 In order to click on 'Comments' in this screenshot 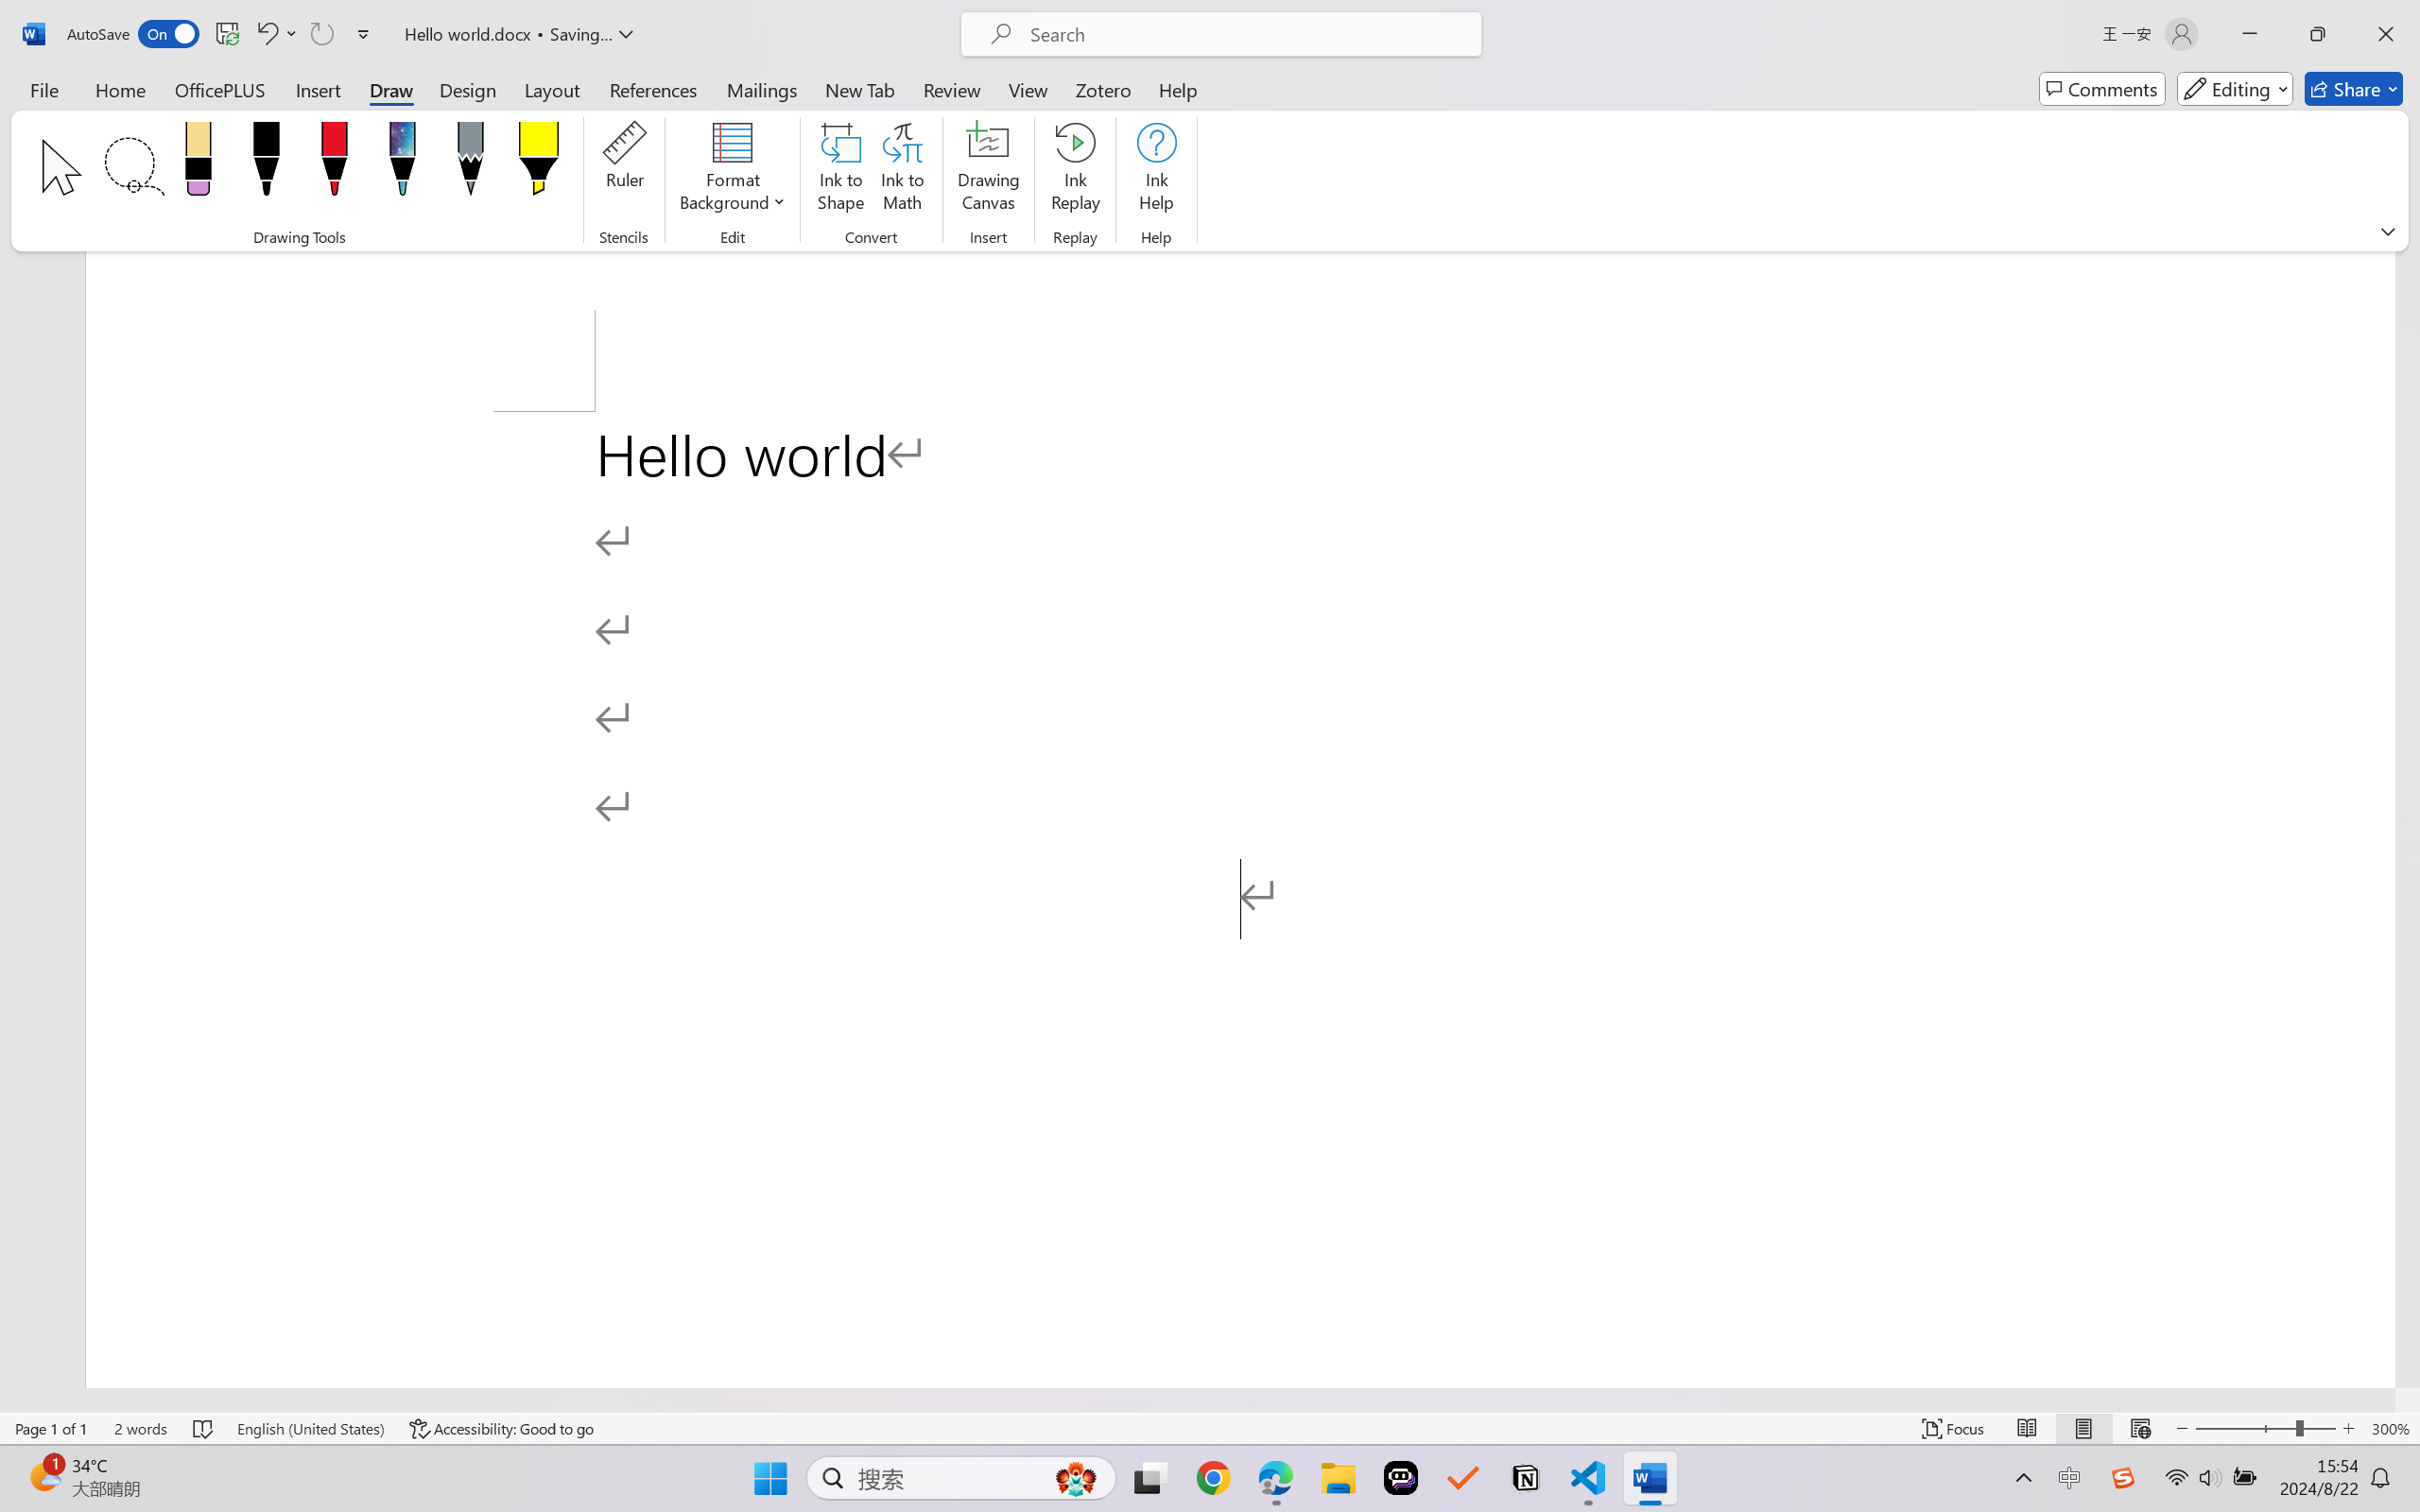, I will do `click(2102, 88)`.